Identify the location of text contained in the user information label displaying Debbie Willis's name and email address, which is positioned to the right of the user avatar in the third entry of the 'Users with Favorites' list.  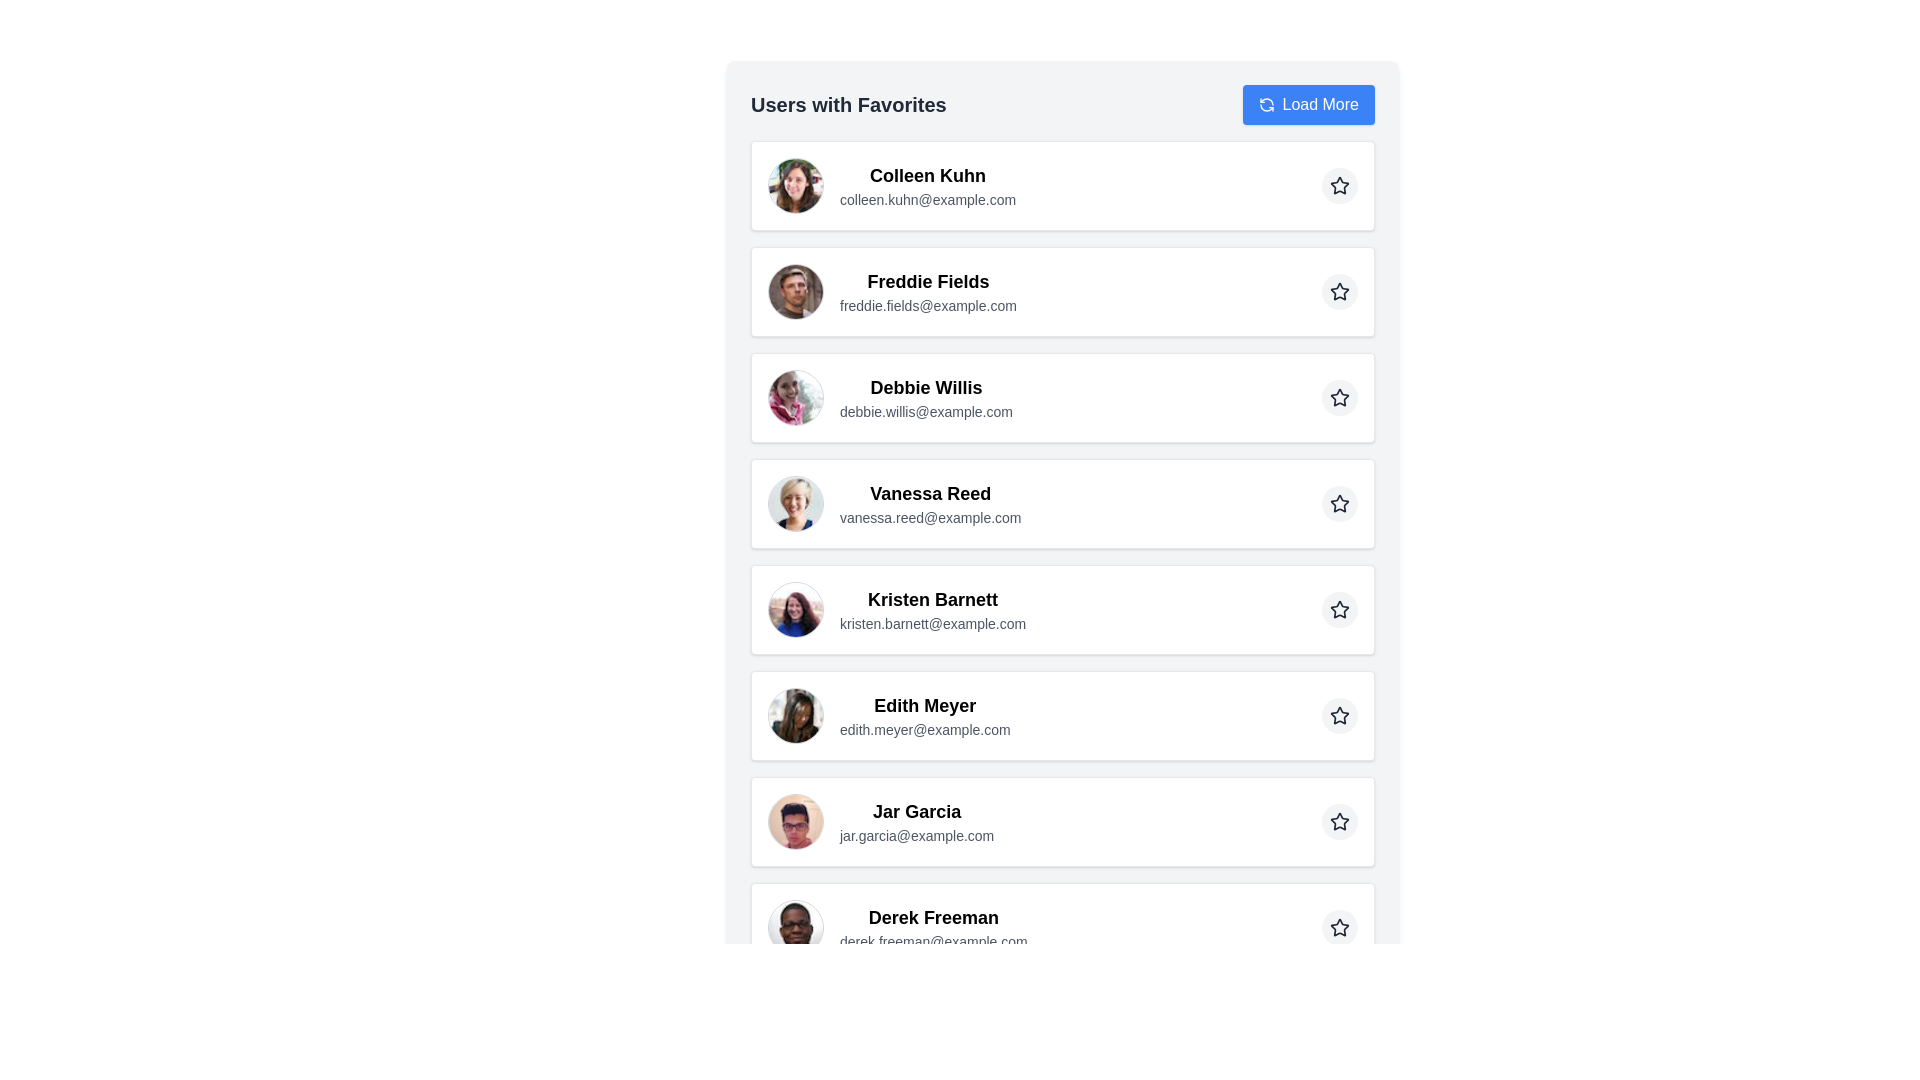
(925, 397).